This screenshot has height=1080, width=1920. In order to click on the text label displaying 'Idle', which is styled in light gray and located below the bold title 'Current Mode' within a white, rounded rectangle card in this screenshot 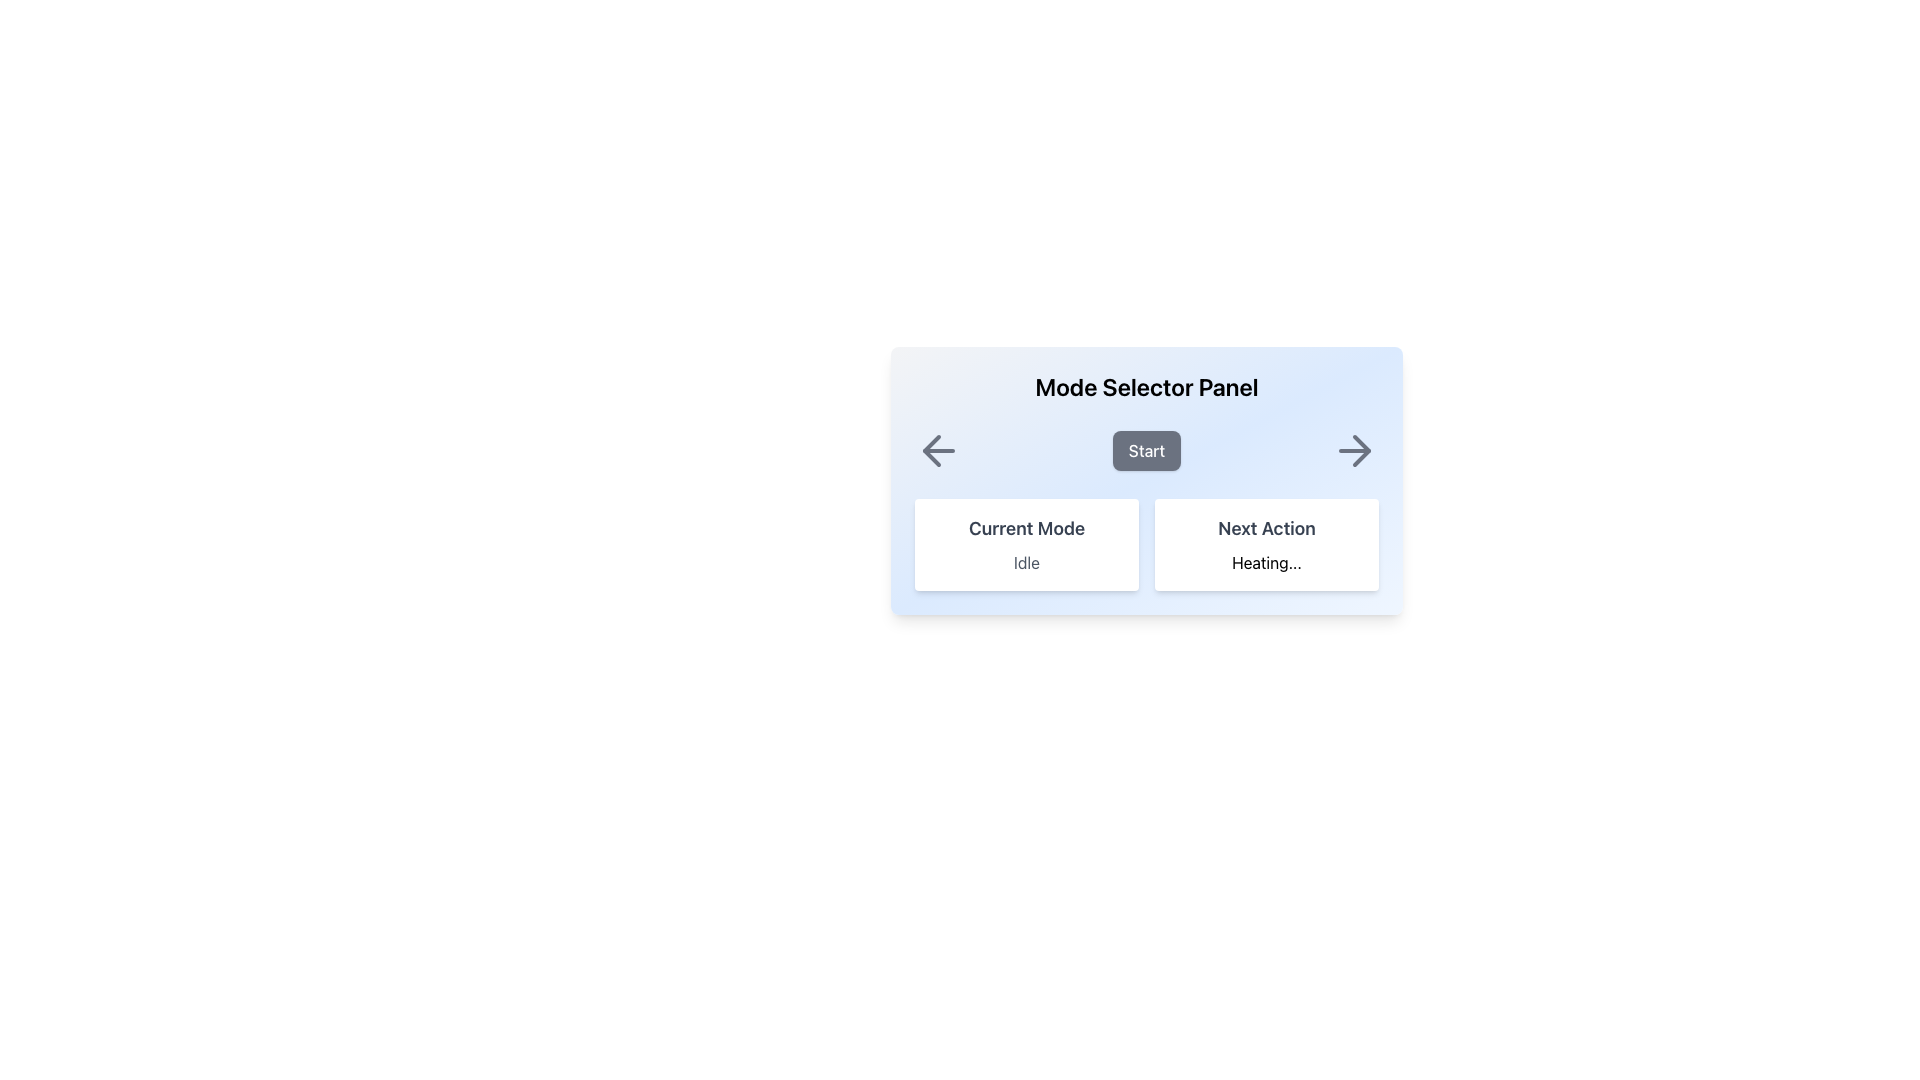, I will do `click(1027, 563)`.